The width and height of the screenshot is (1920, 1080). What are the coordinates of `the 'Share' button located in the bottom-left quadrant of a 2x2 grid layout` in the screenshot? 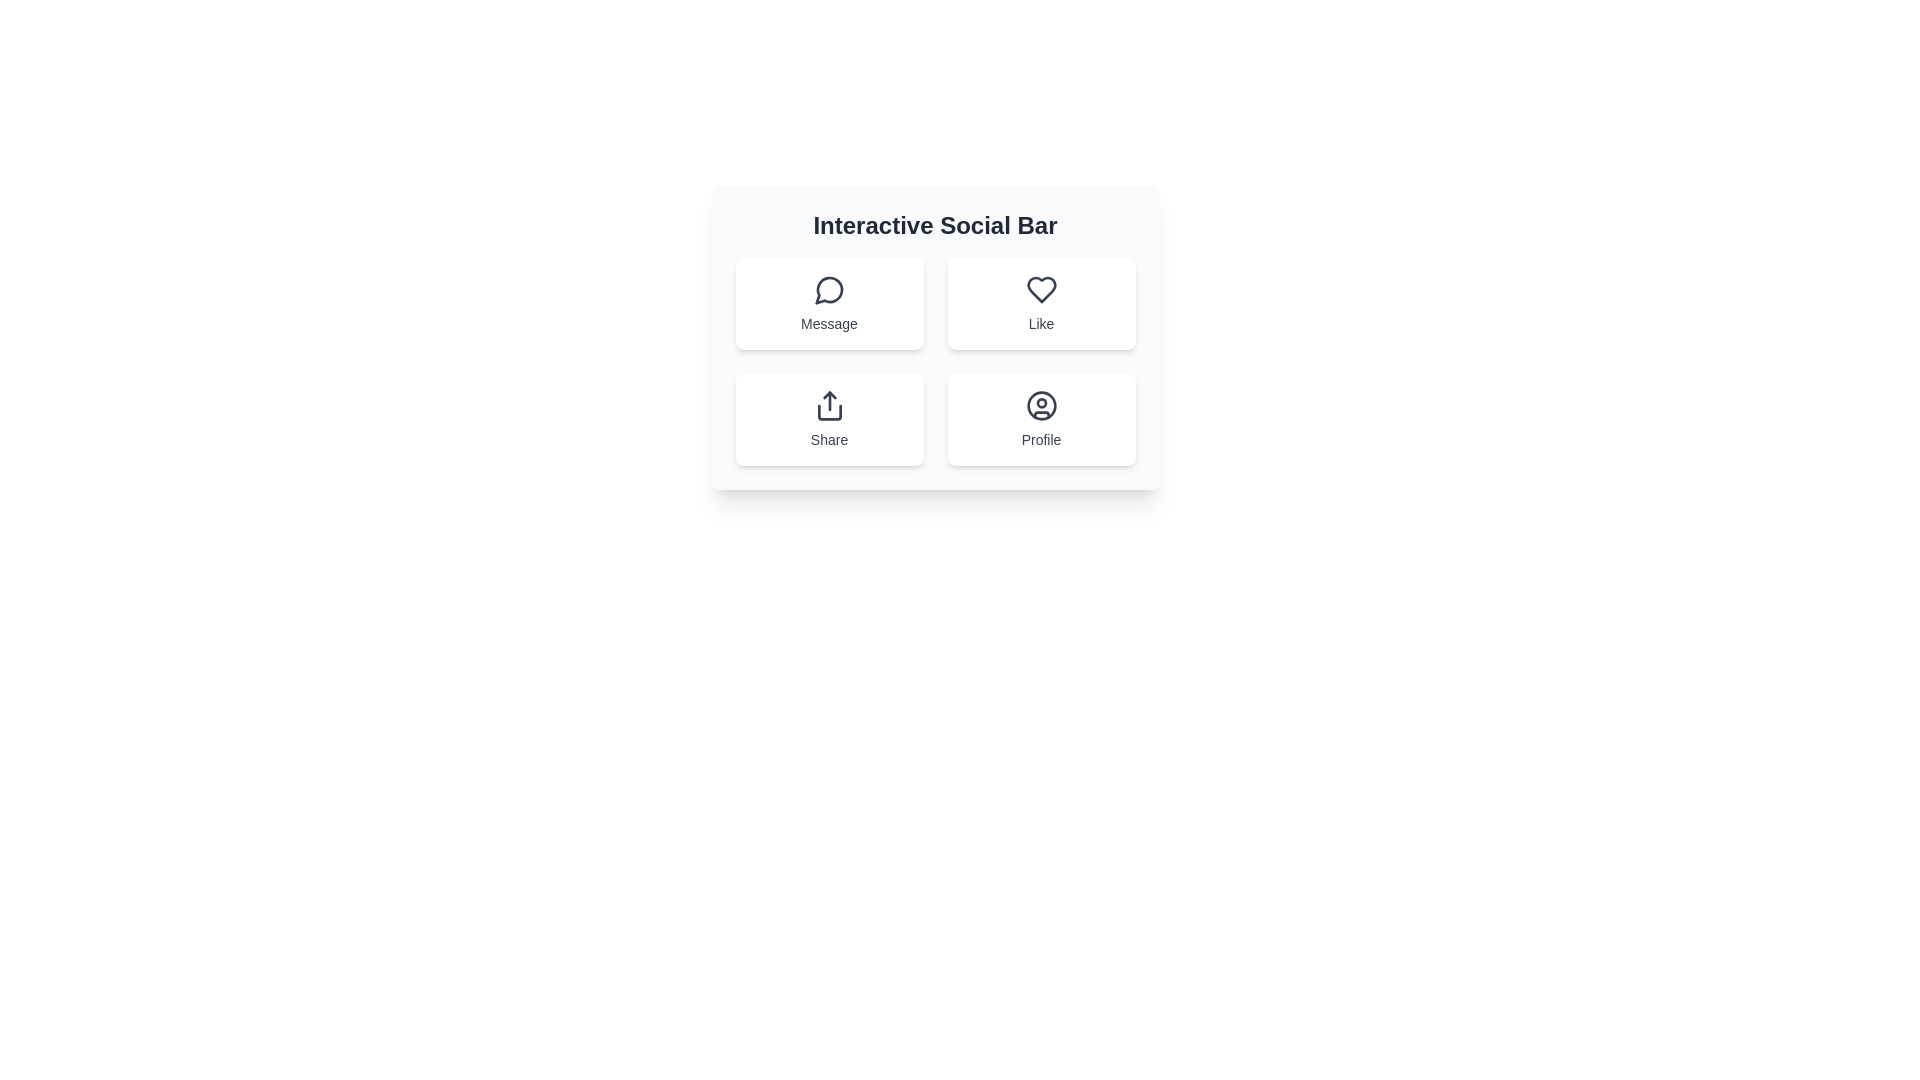 It's located at (829, 419).